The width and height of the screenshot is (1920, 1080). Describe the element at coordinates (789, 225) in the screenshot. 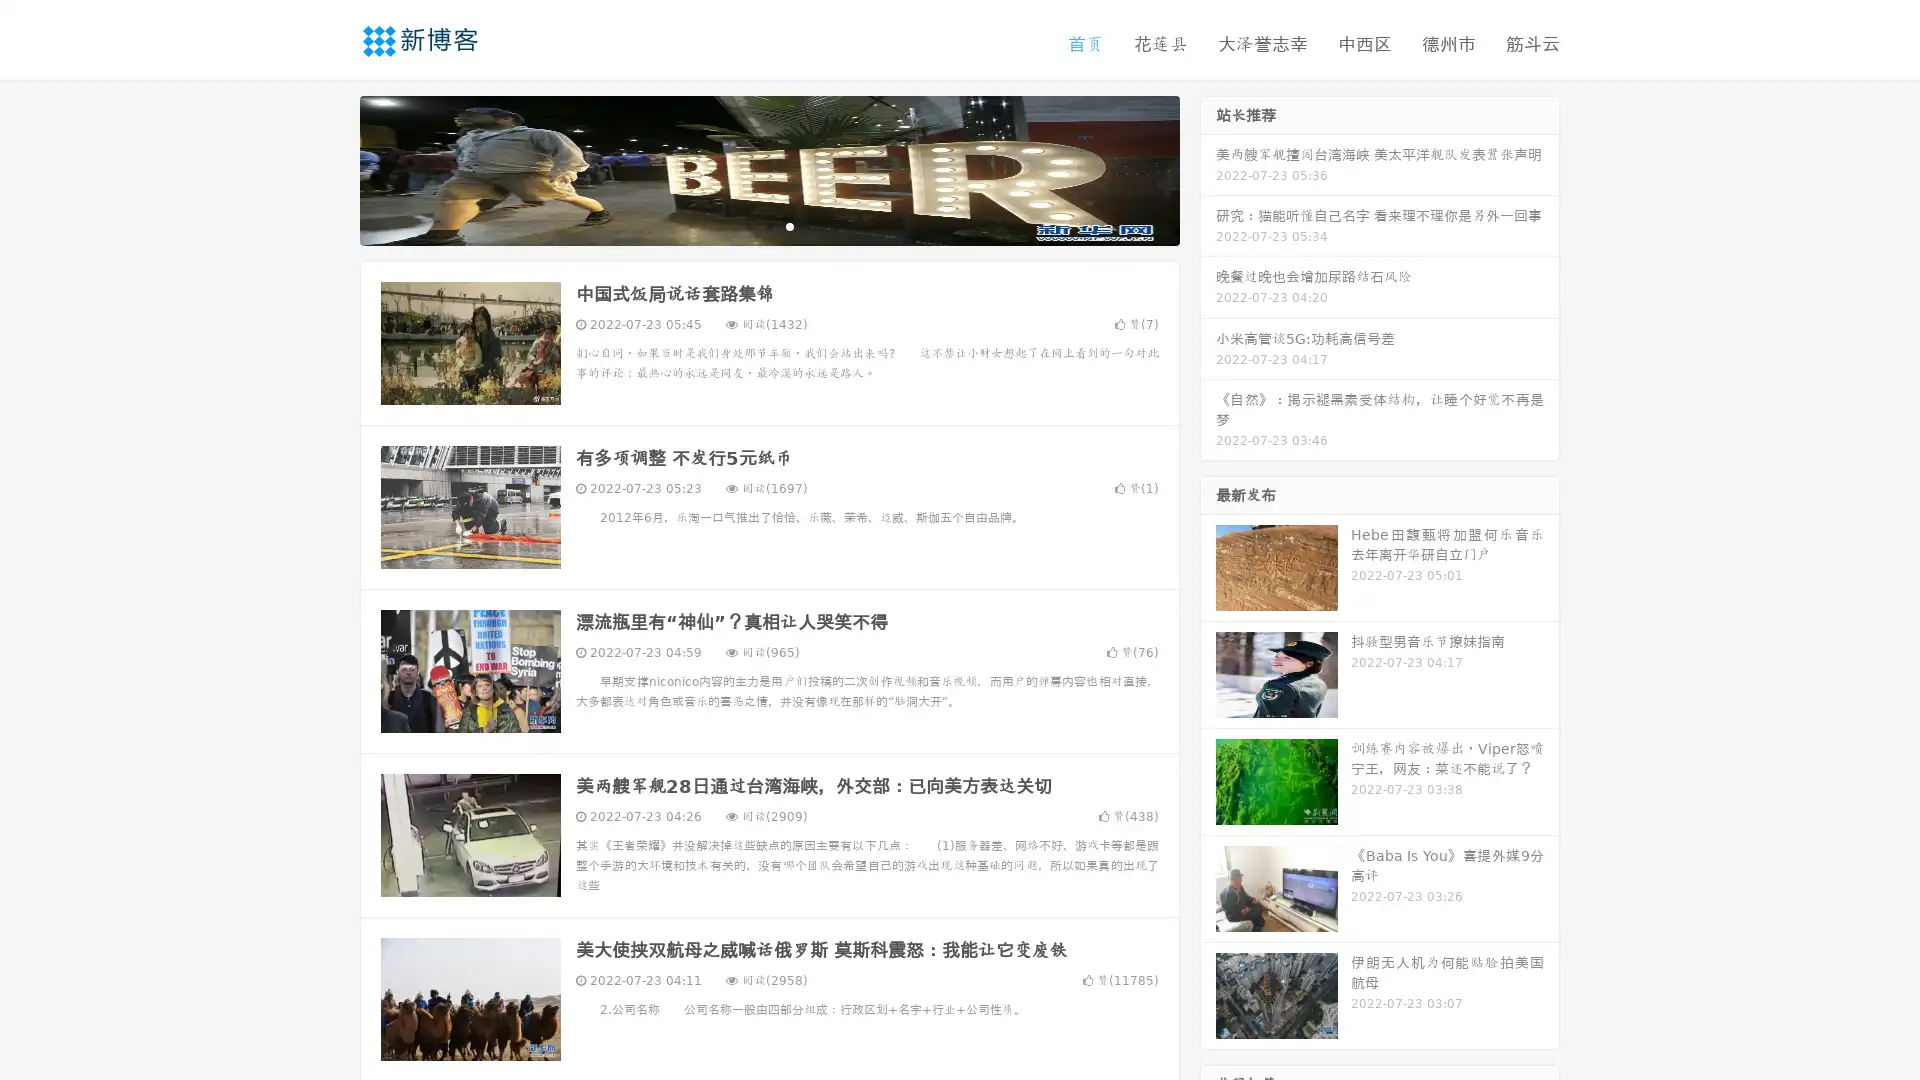

I see `Go to slide 3` at that location.